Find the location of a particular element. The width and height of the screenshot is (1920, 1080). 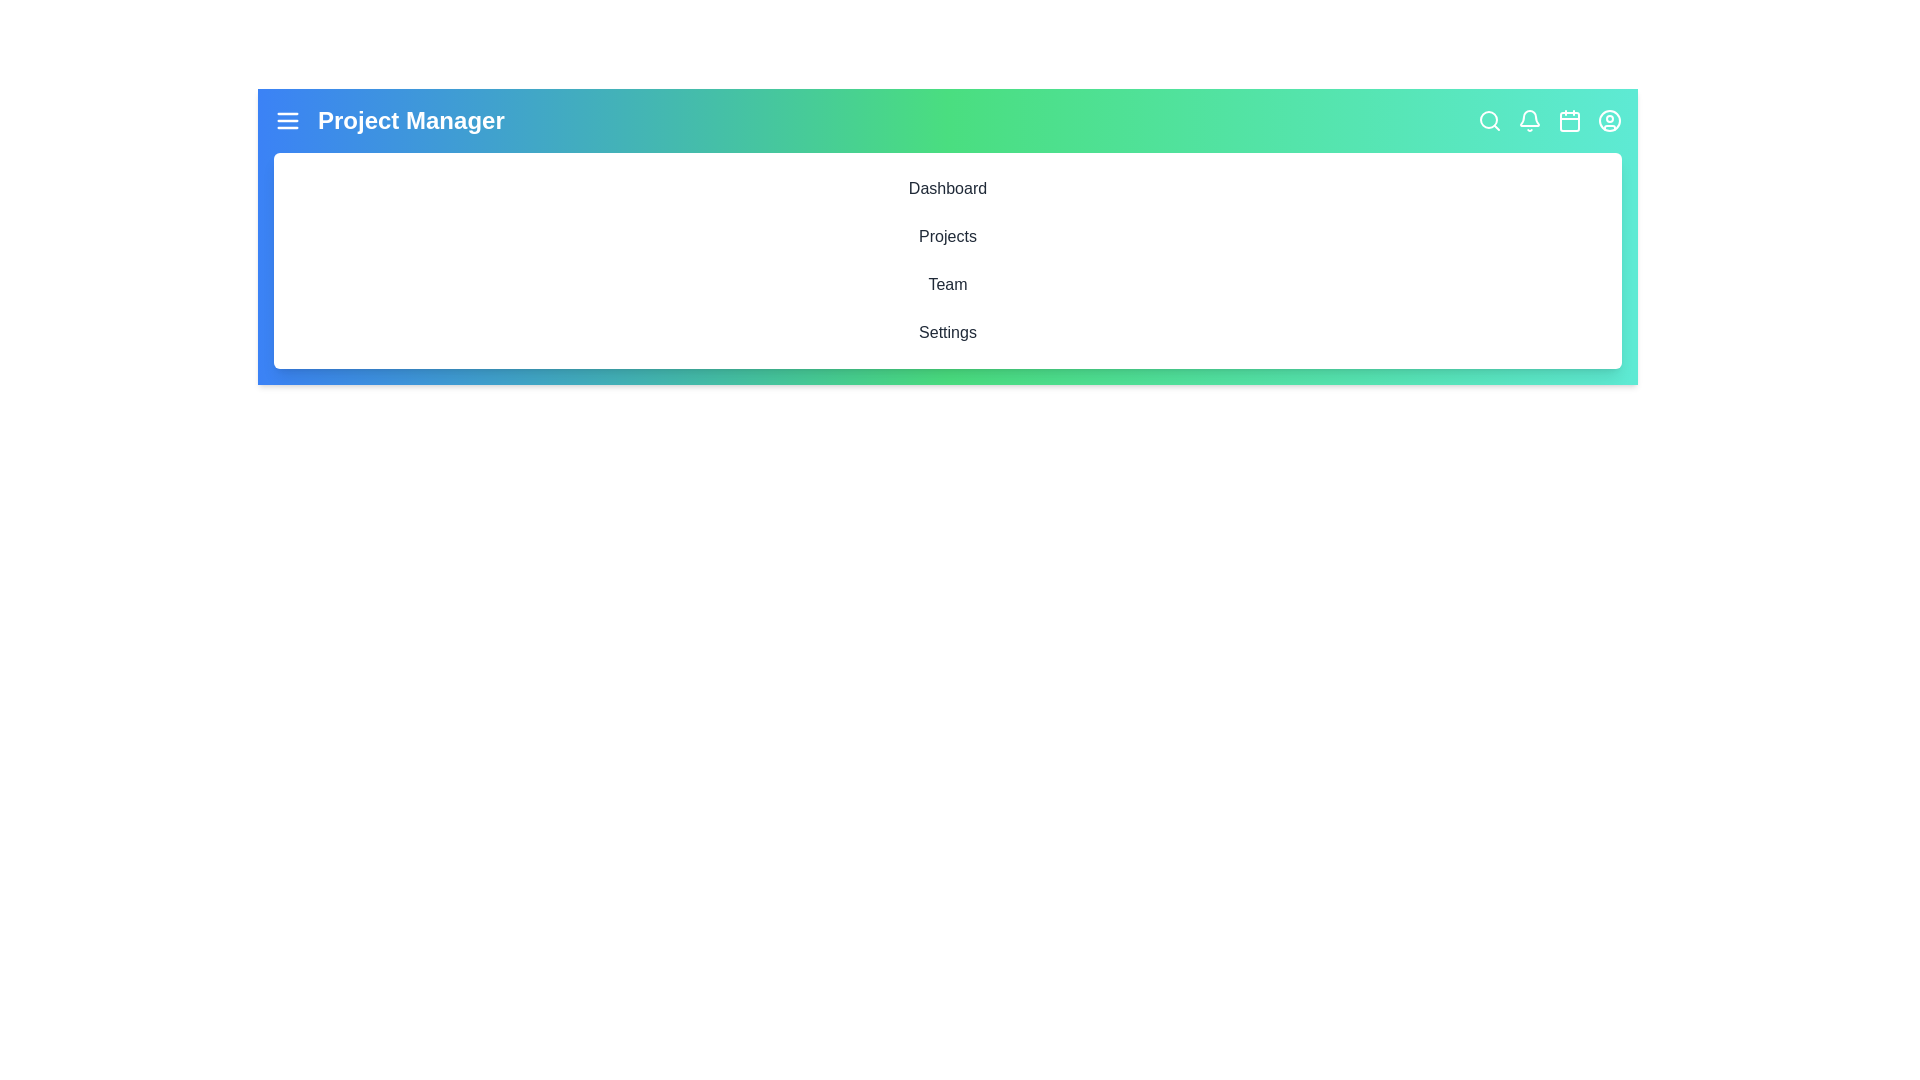

the menu item Team to navigate to the corresponding section is located at coordinates (947, 285).